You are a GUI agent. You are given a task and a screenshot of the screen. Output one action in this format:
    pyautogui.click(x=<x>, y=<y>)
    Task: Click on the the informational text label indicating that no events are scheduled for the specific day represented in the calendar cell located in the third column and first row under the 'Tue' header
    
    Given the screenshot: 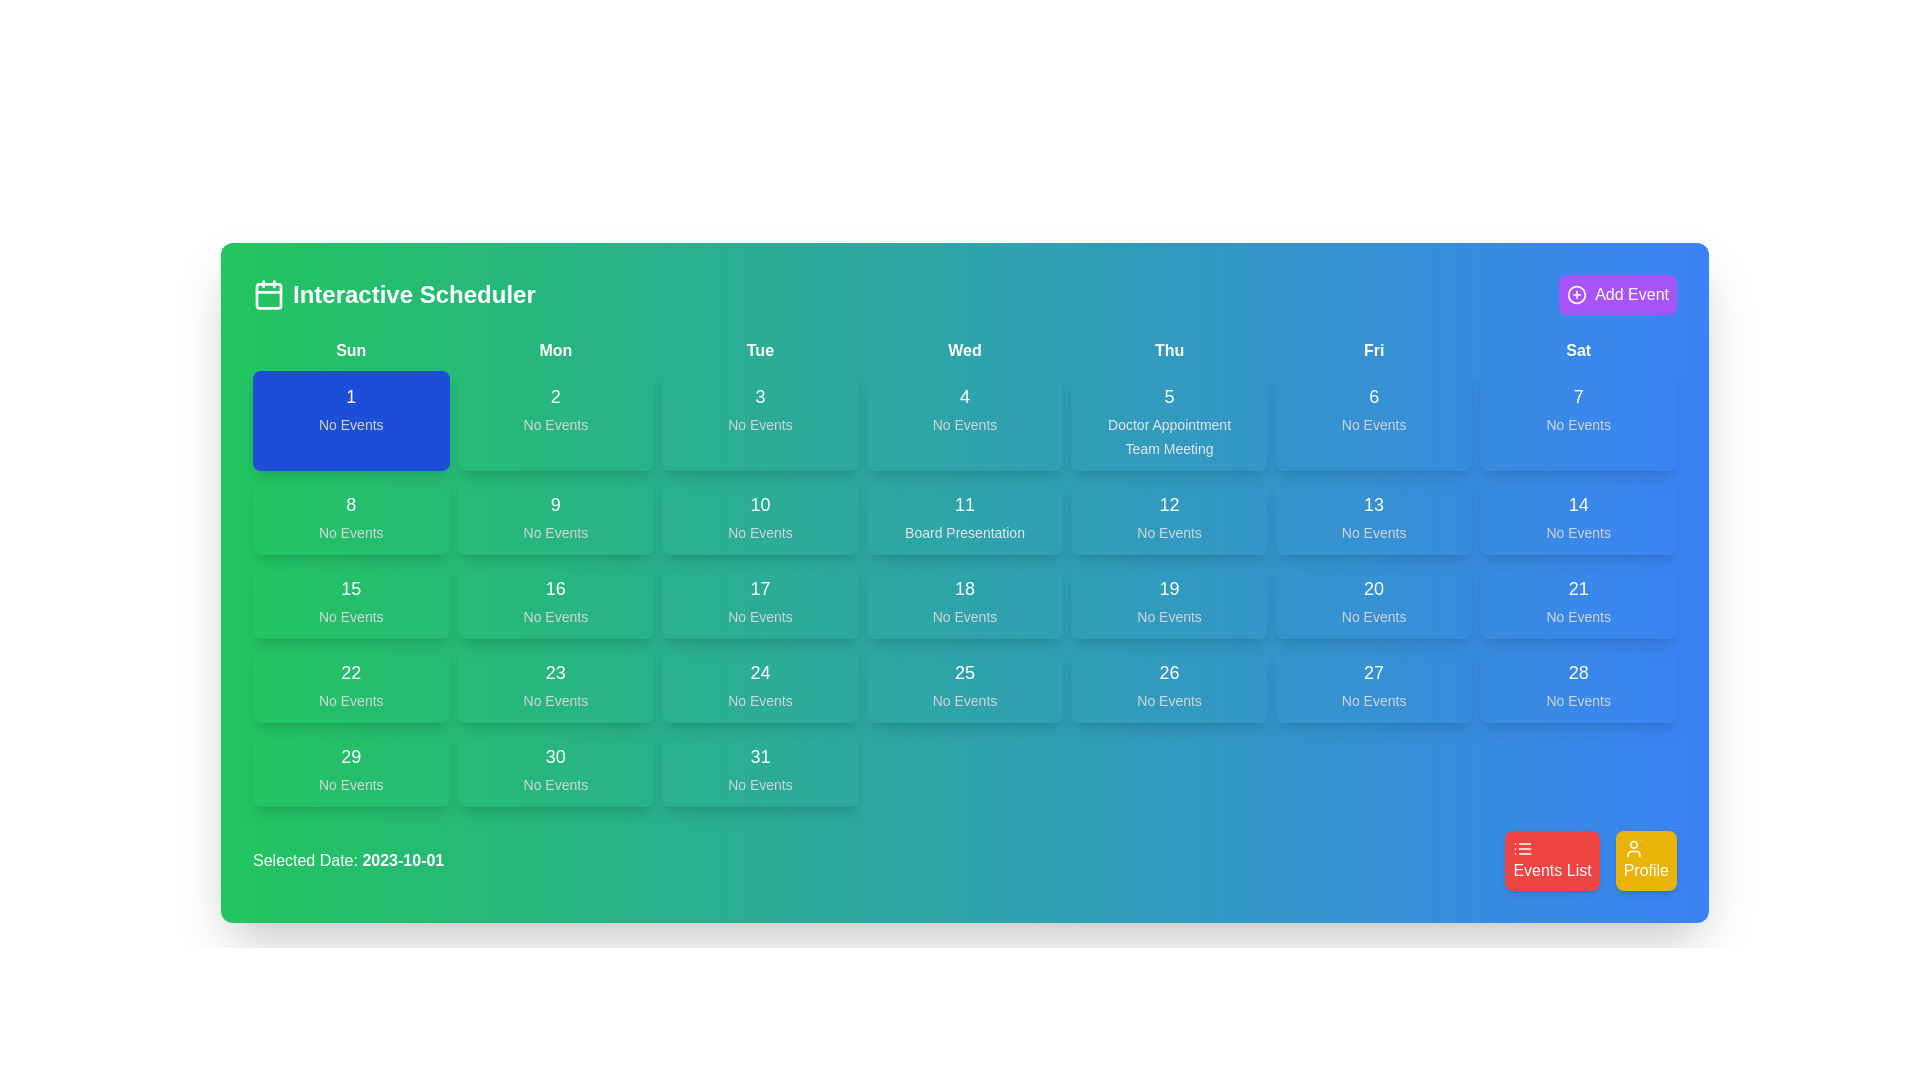 What is the action you would take?
    pyautogui.click(x=759, y=423)
    